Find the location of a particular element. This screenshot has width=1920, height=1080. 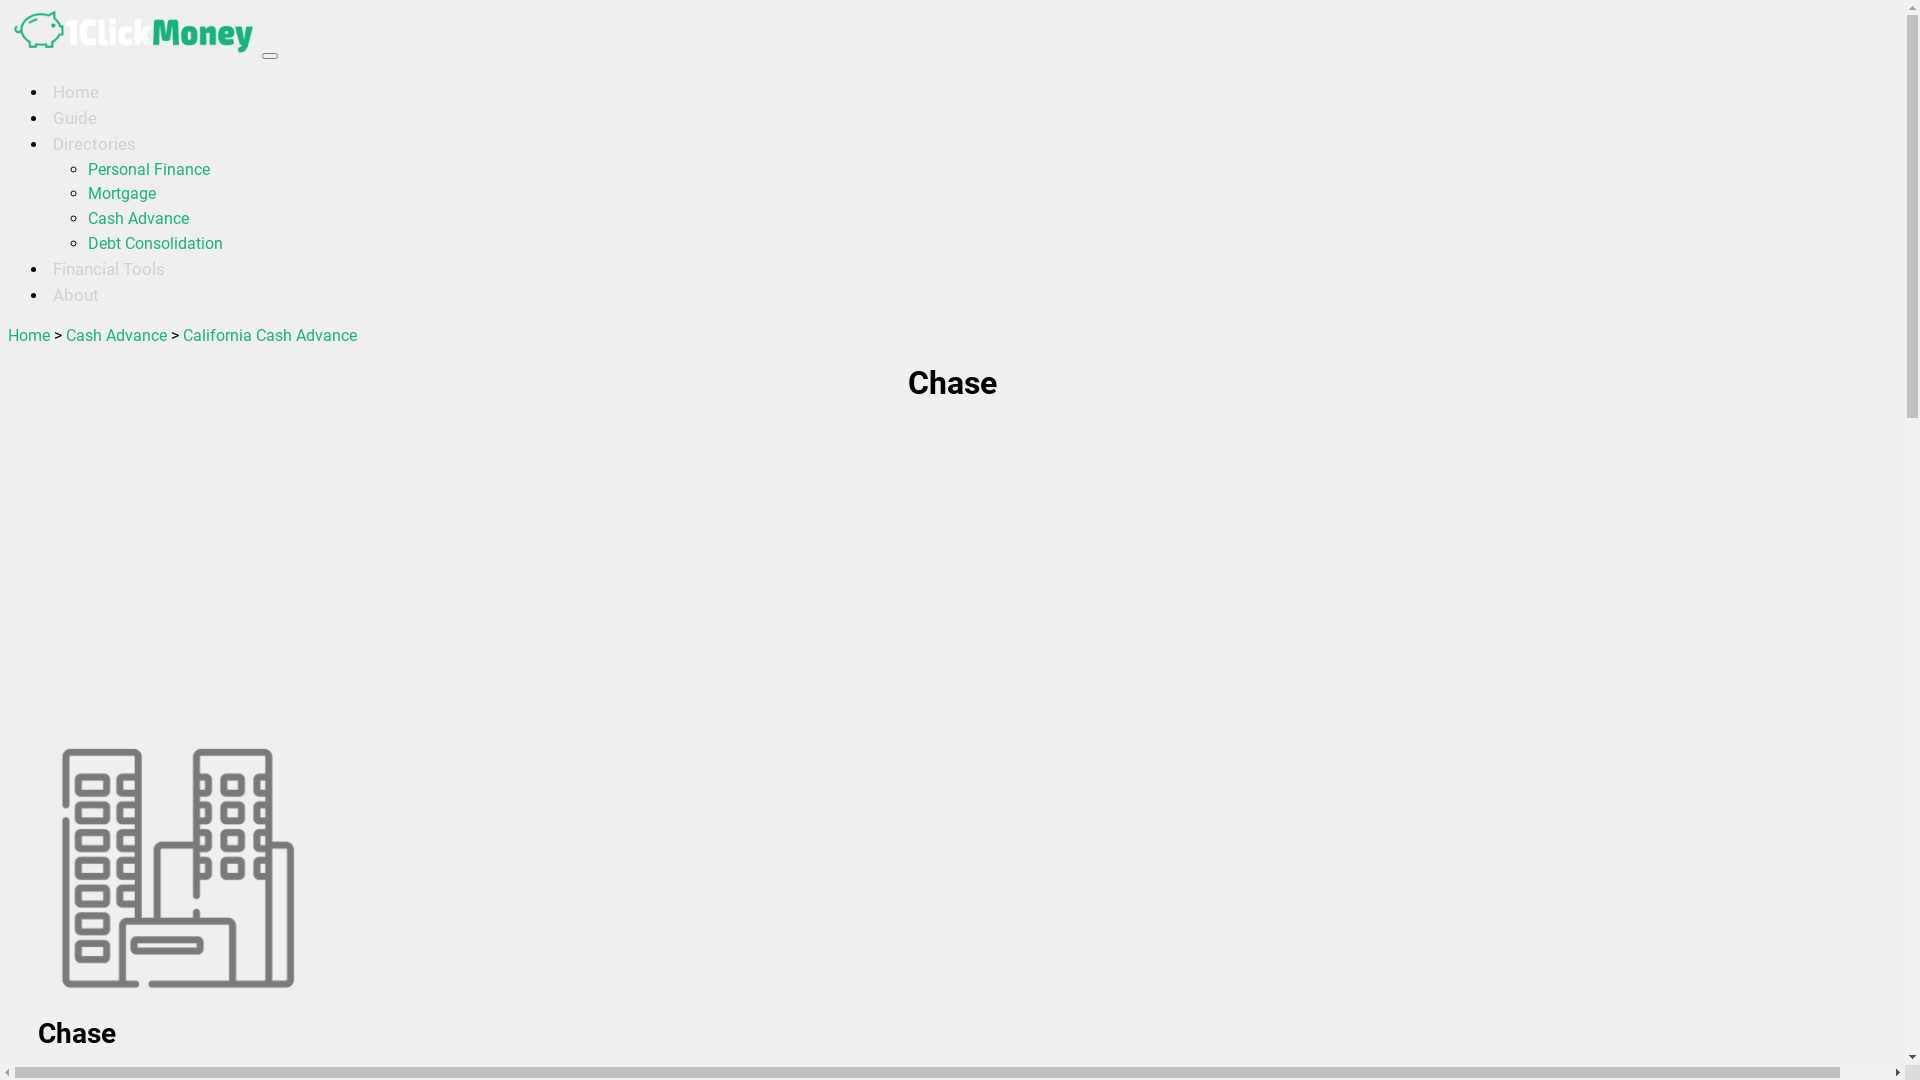

'Cash Advance' is located at coordinates (115, 334).